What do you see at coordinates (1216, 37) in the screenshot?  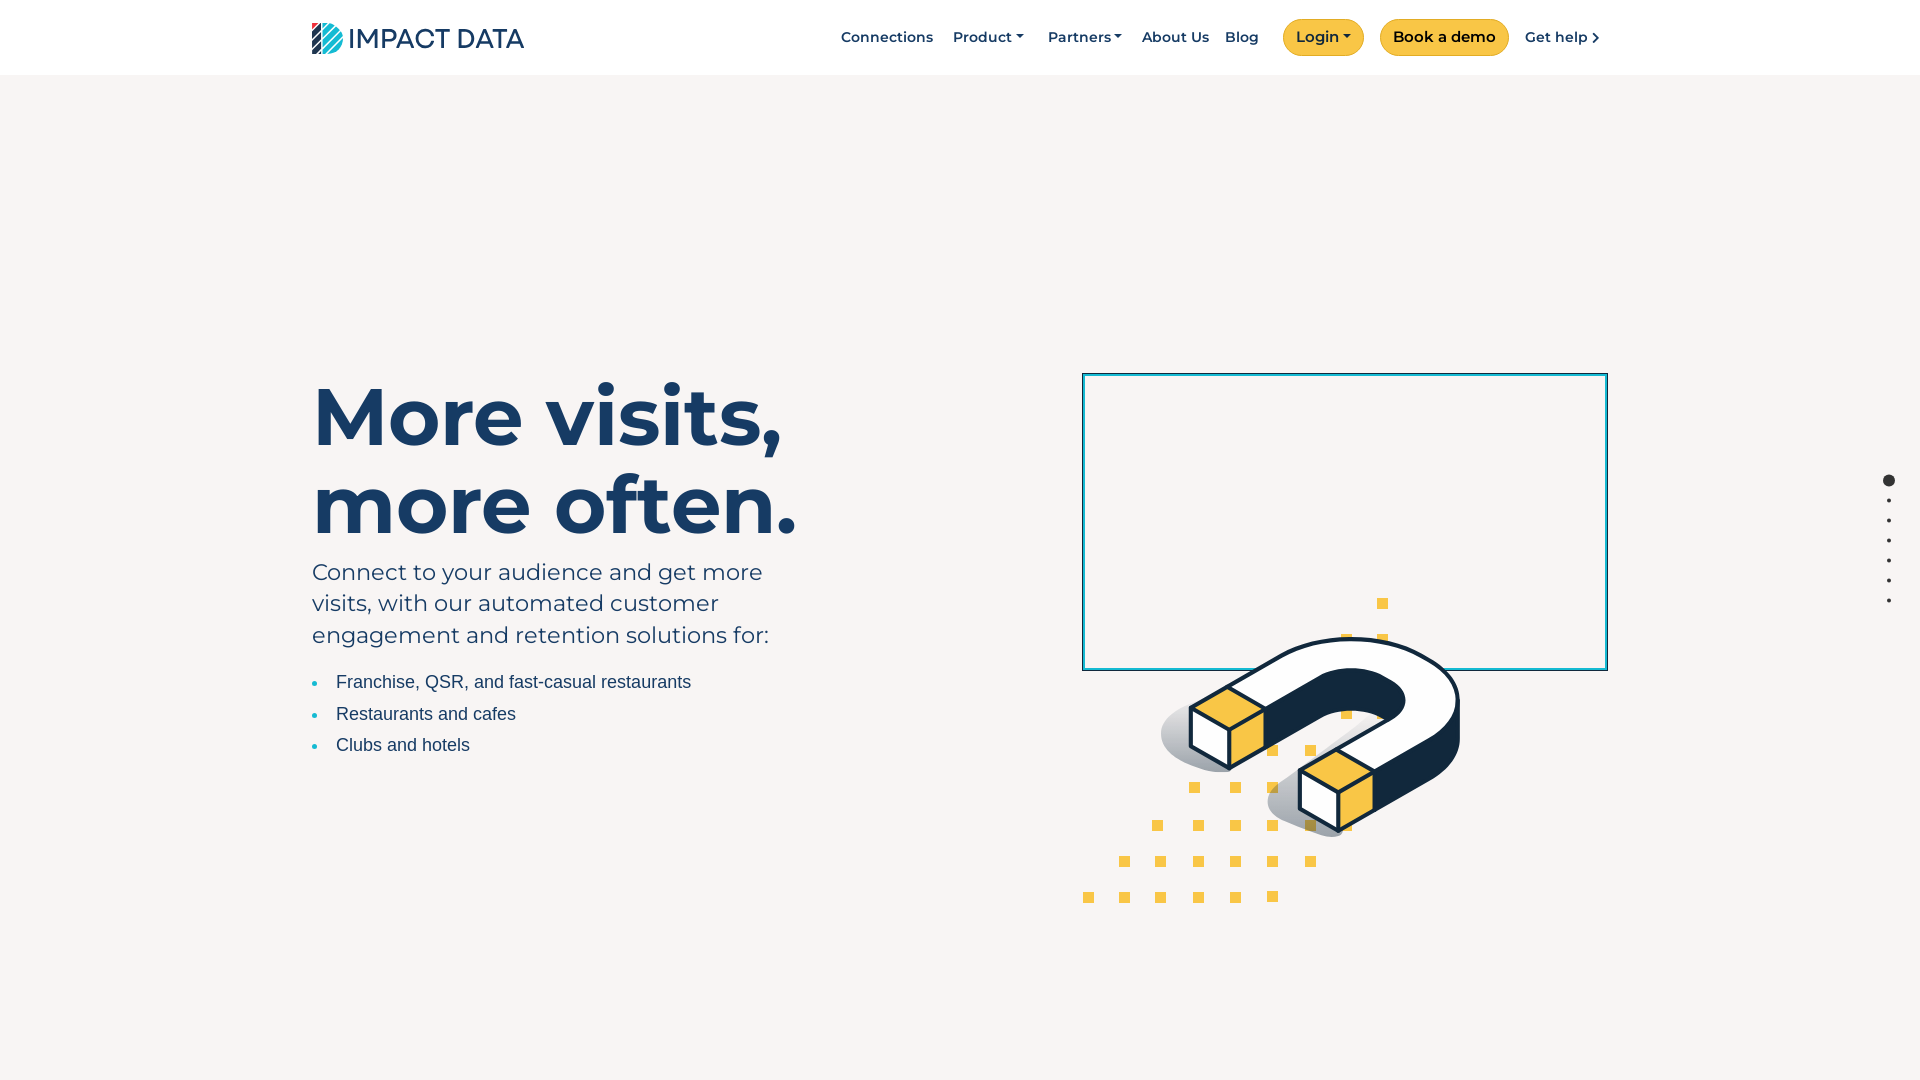 I see `'Blog'` at bounding box center [1216, 37].